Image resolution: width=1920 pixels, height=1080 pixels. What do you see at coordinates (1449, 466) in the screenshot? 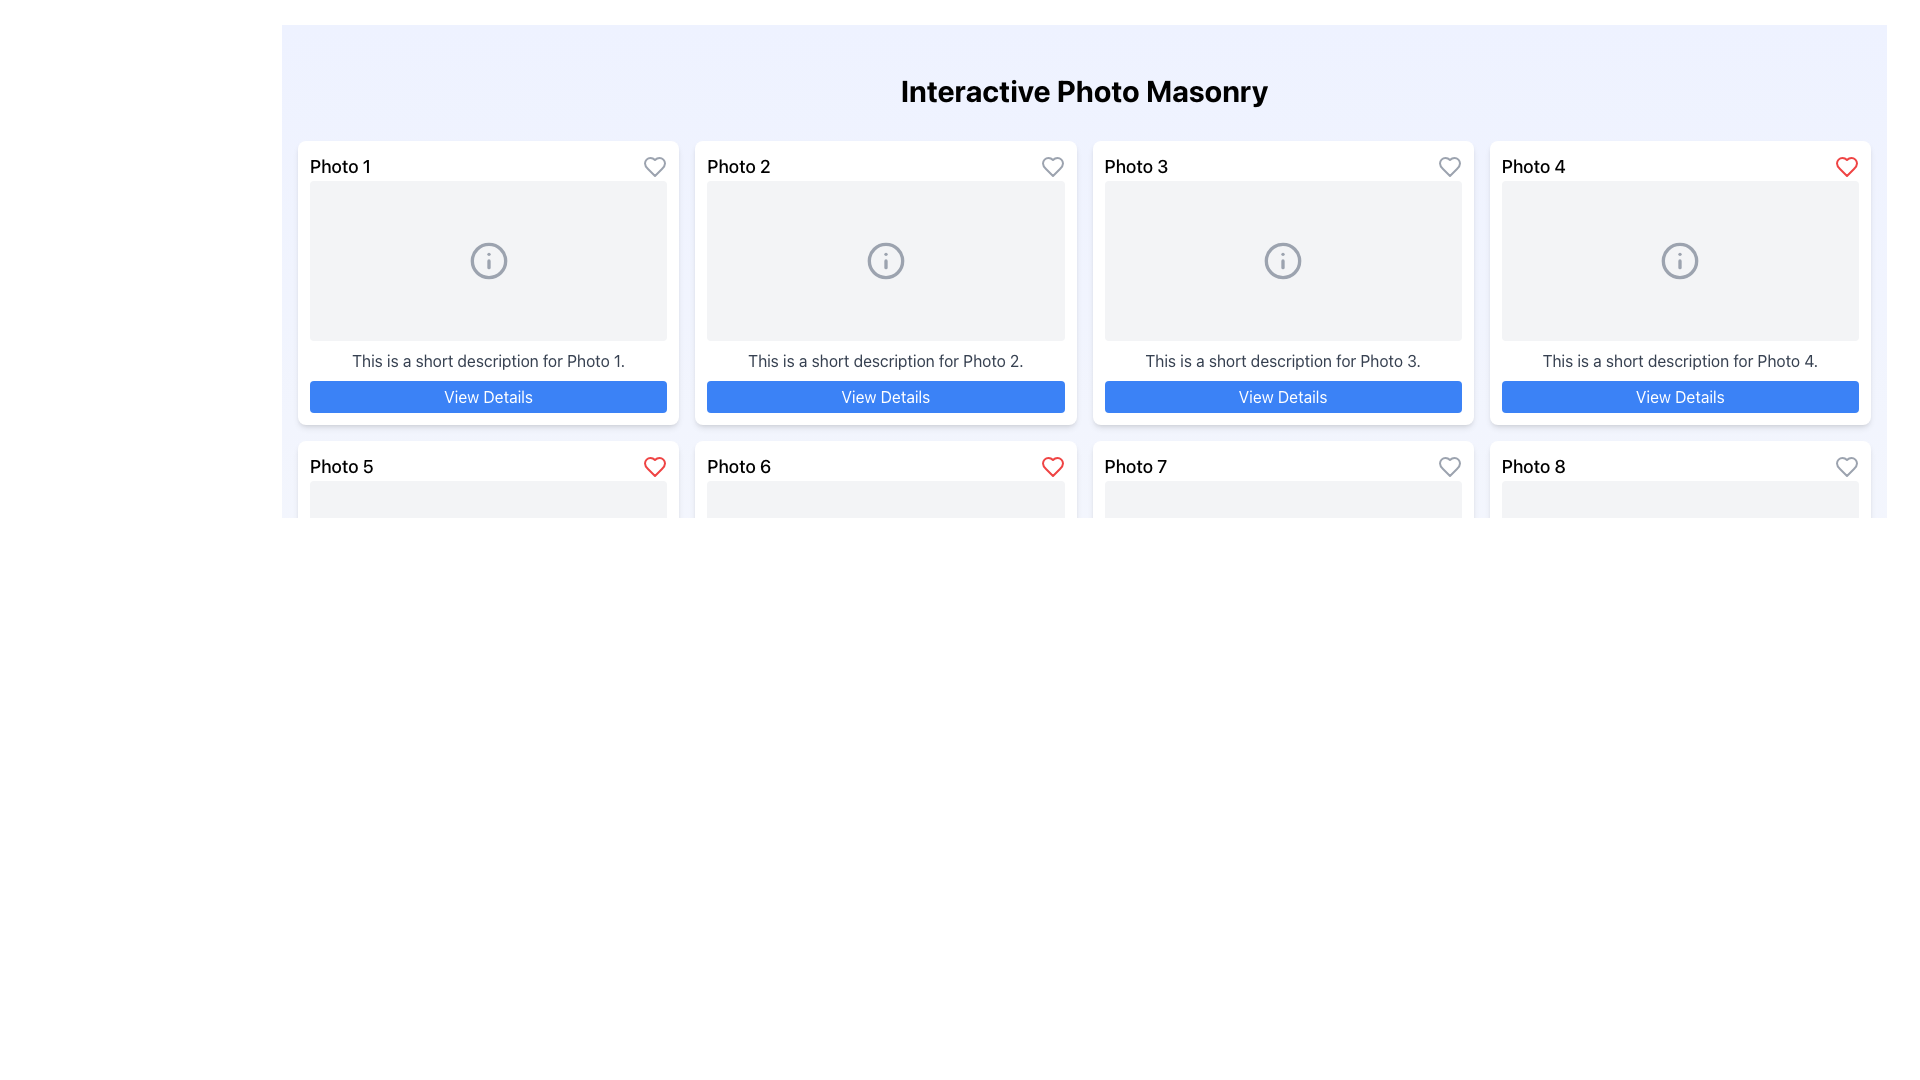
I see `the heart icon in the top-right corner of the 'Photo 7' card to mark the associated item as a favorite` at bounding box center [1449, 466].